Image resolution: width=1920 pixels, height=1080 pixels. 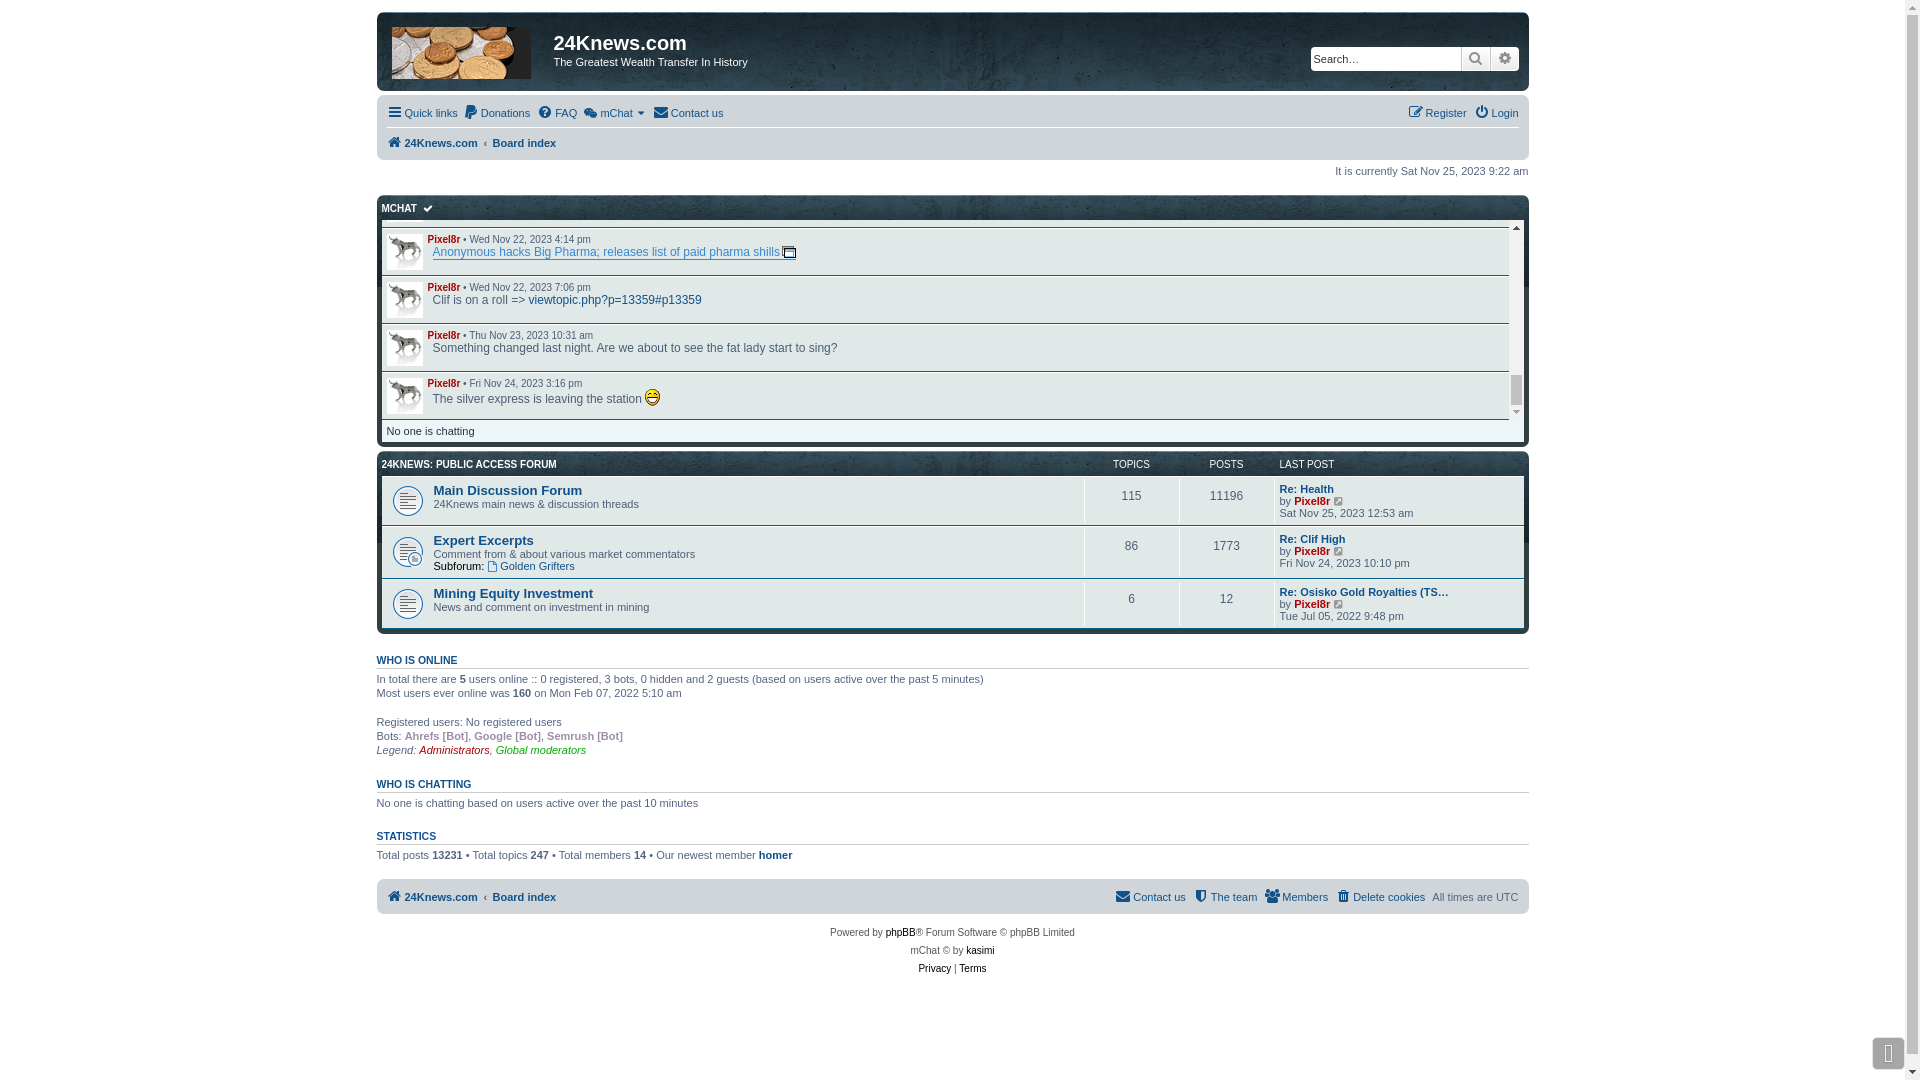 I want to click on '24KNEWS: PUBLIC ACCESS FORUM', so click(x=468, y=464).